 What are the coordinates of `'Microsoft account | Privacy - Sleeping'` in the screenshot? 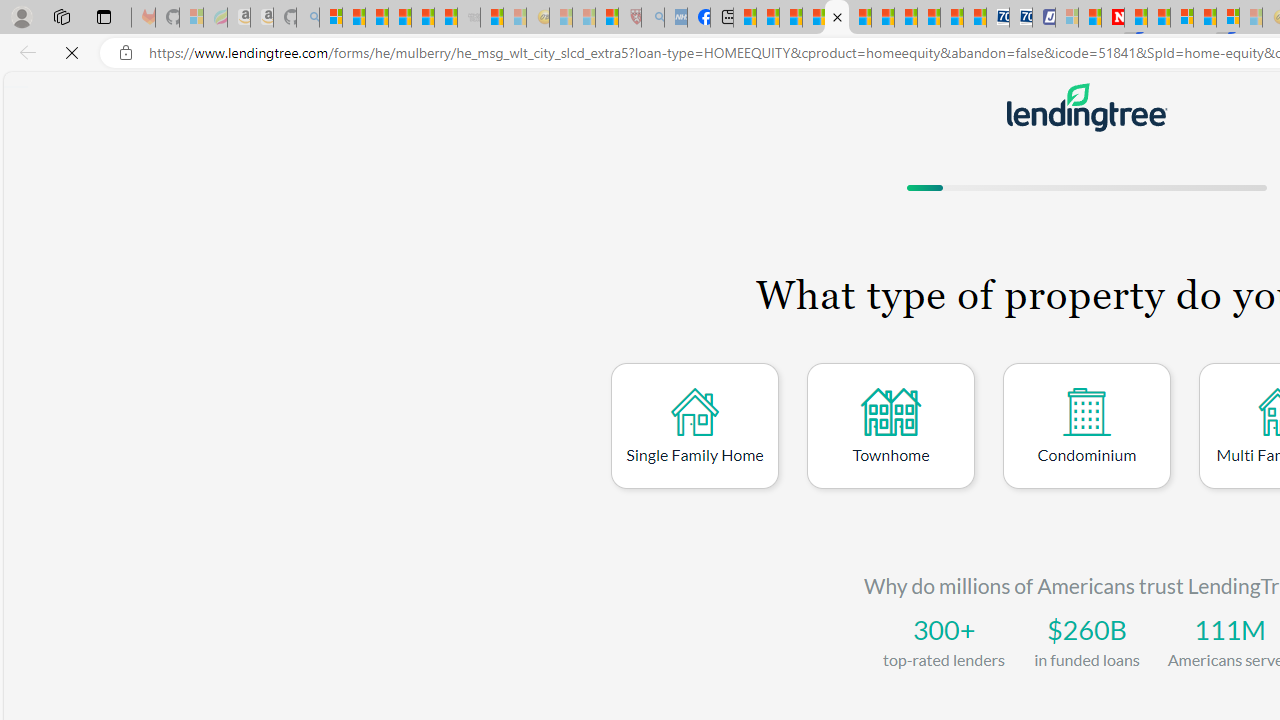 It's located at (1065, 17).